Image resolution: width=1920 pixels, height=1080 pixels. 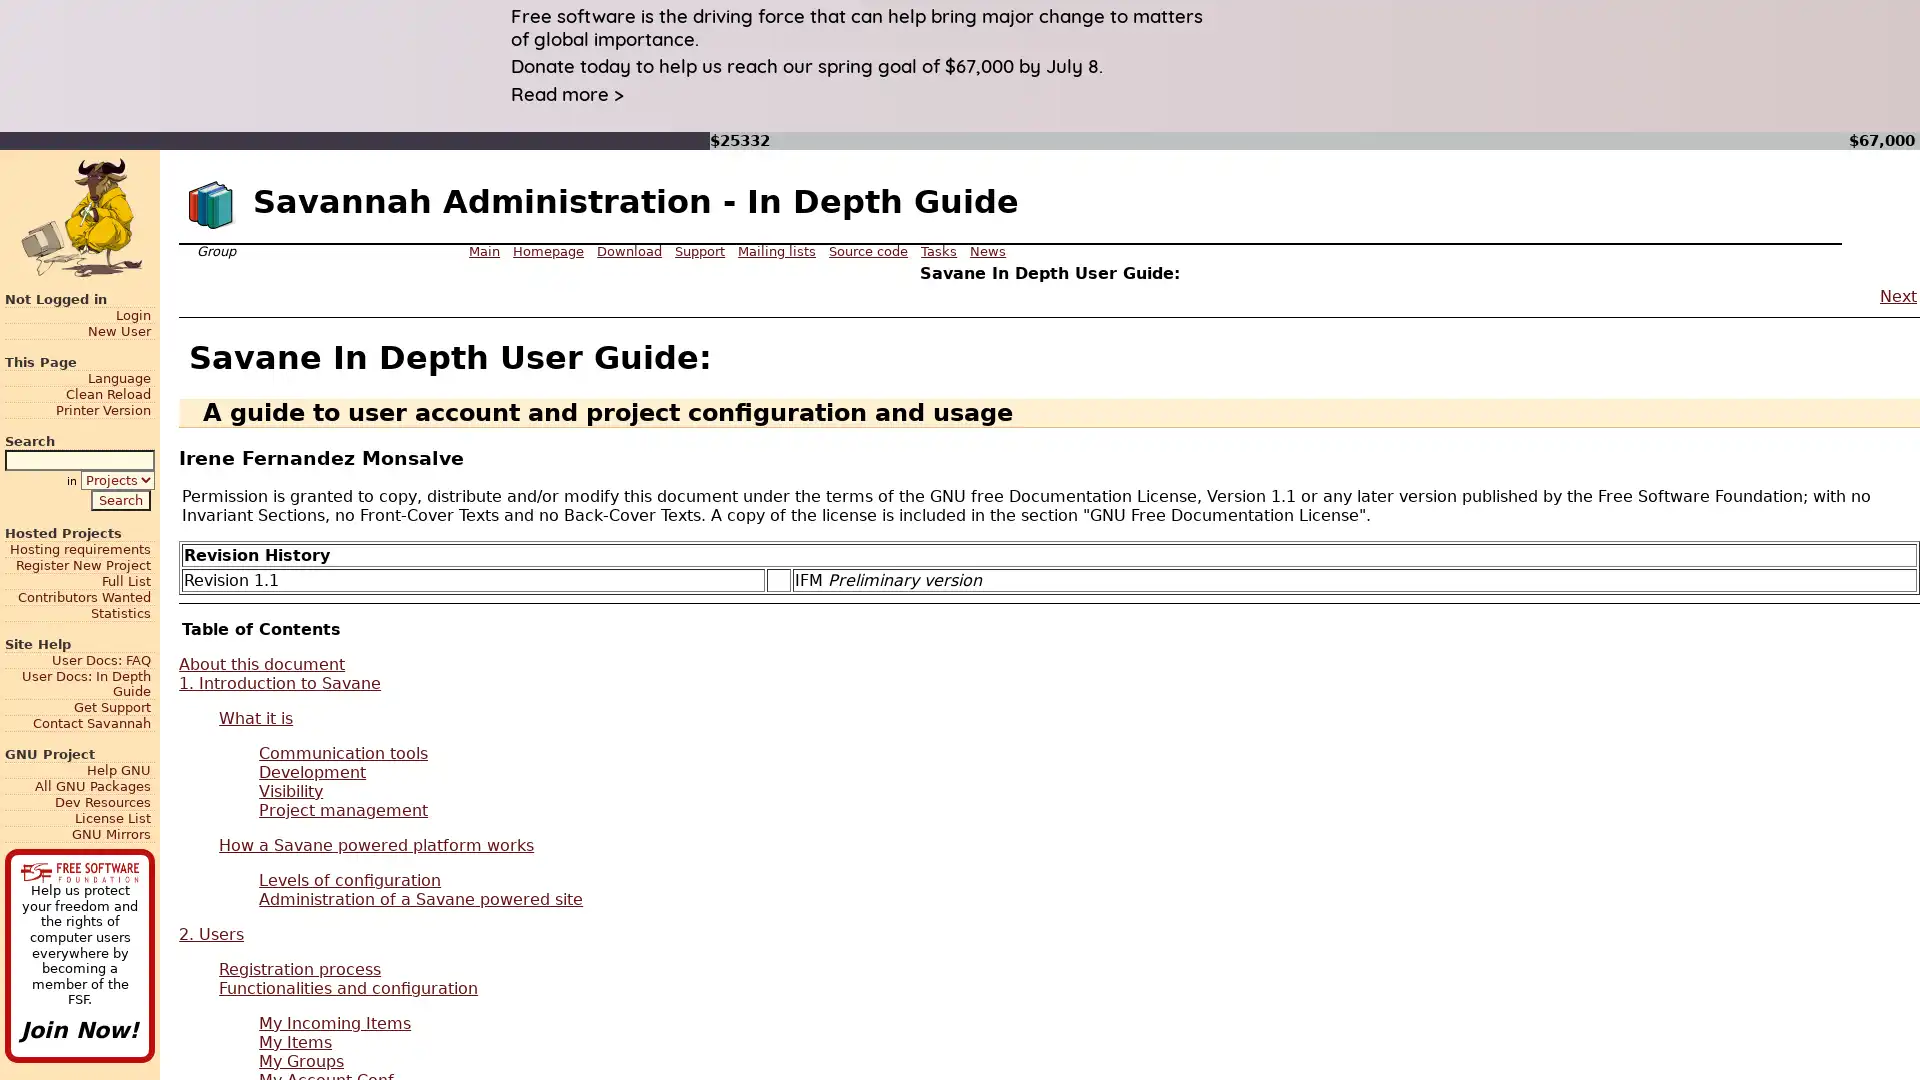 I want to click on Search, so click(x=119, y=498).